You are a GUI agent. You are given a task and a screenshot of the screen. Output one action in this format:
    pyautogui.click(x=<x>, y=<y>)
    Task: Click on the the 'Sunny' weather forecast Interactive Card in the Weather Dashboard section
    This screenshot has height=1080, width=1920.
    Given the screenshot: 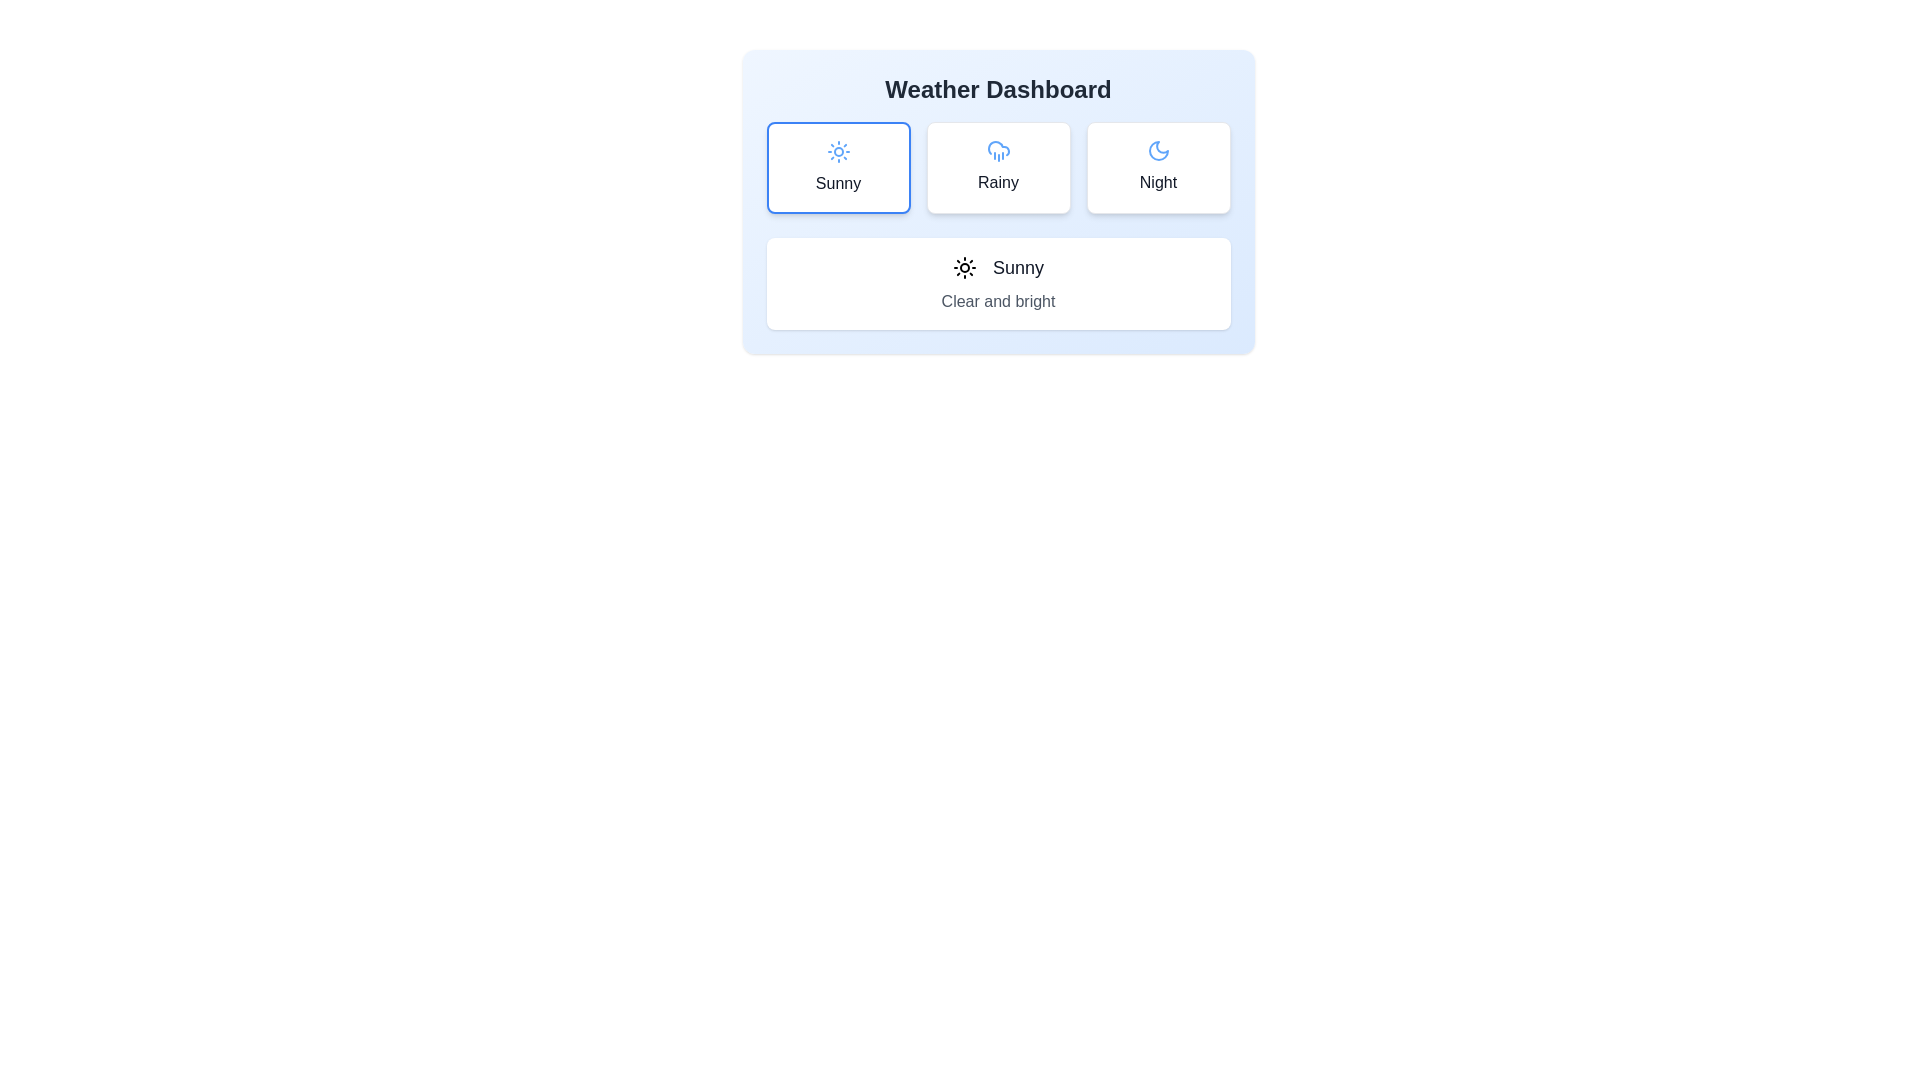 What is the action you would take?
    pyautogui.click(x=838, y=167)
    